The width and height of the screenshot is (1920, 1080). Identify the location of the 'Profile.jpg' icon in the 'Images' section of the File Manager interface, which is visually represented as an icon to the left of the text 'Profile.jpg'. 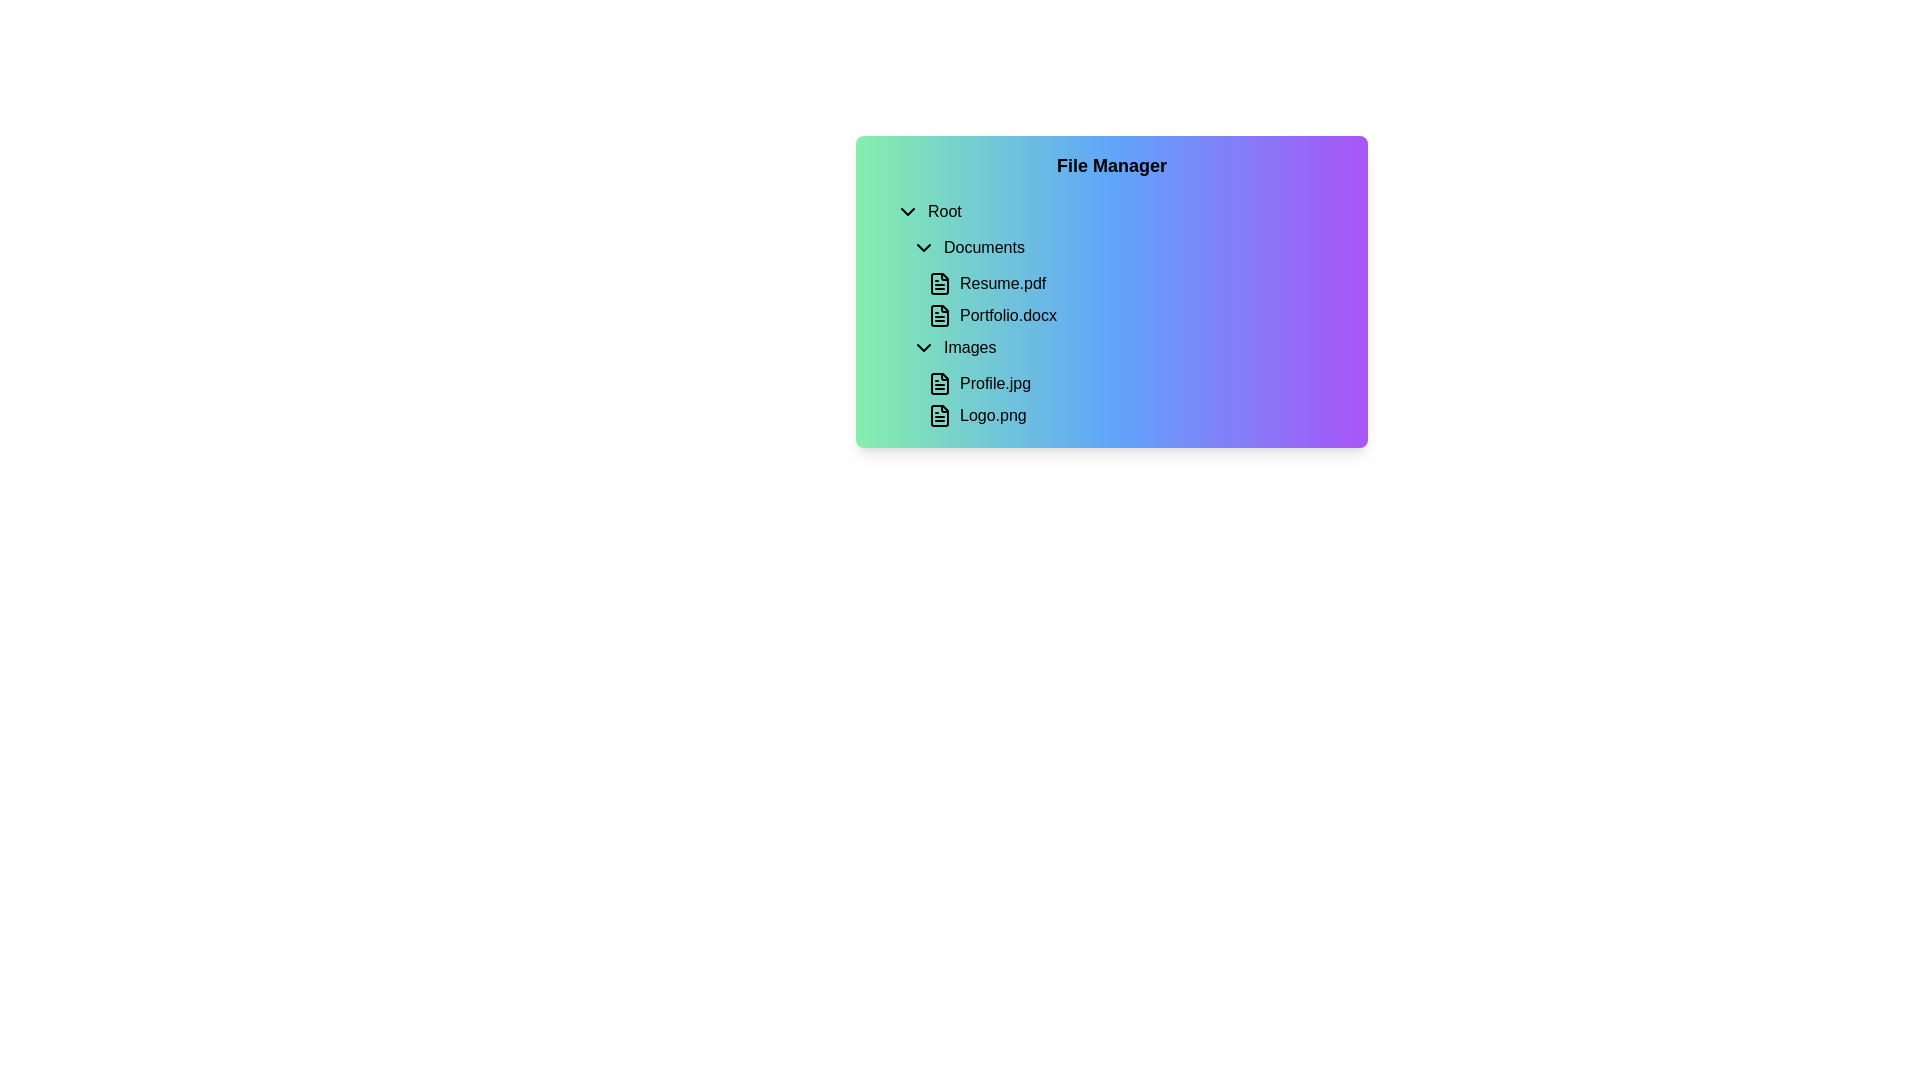
(939, 384).